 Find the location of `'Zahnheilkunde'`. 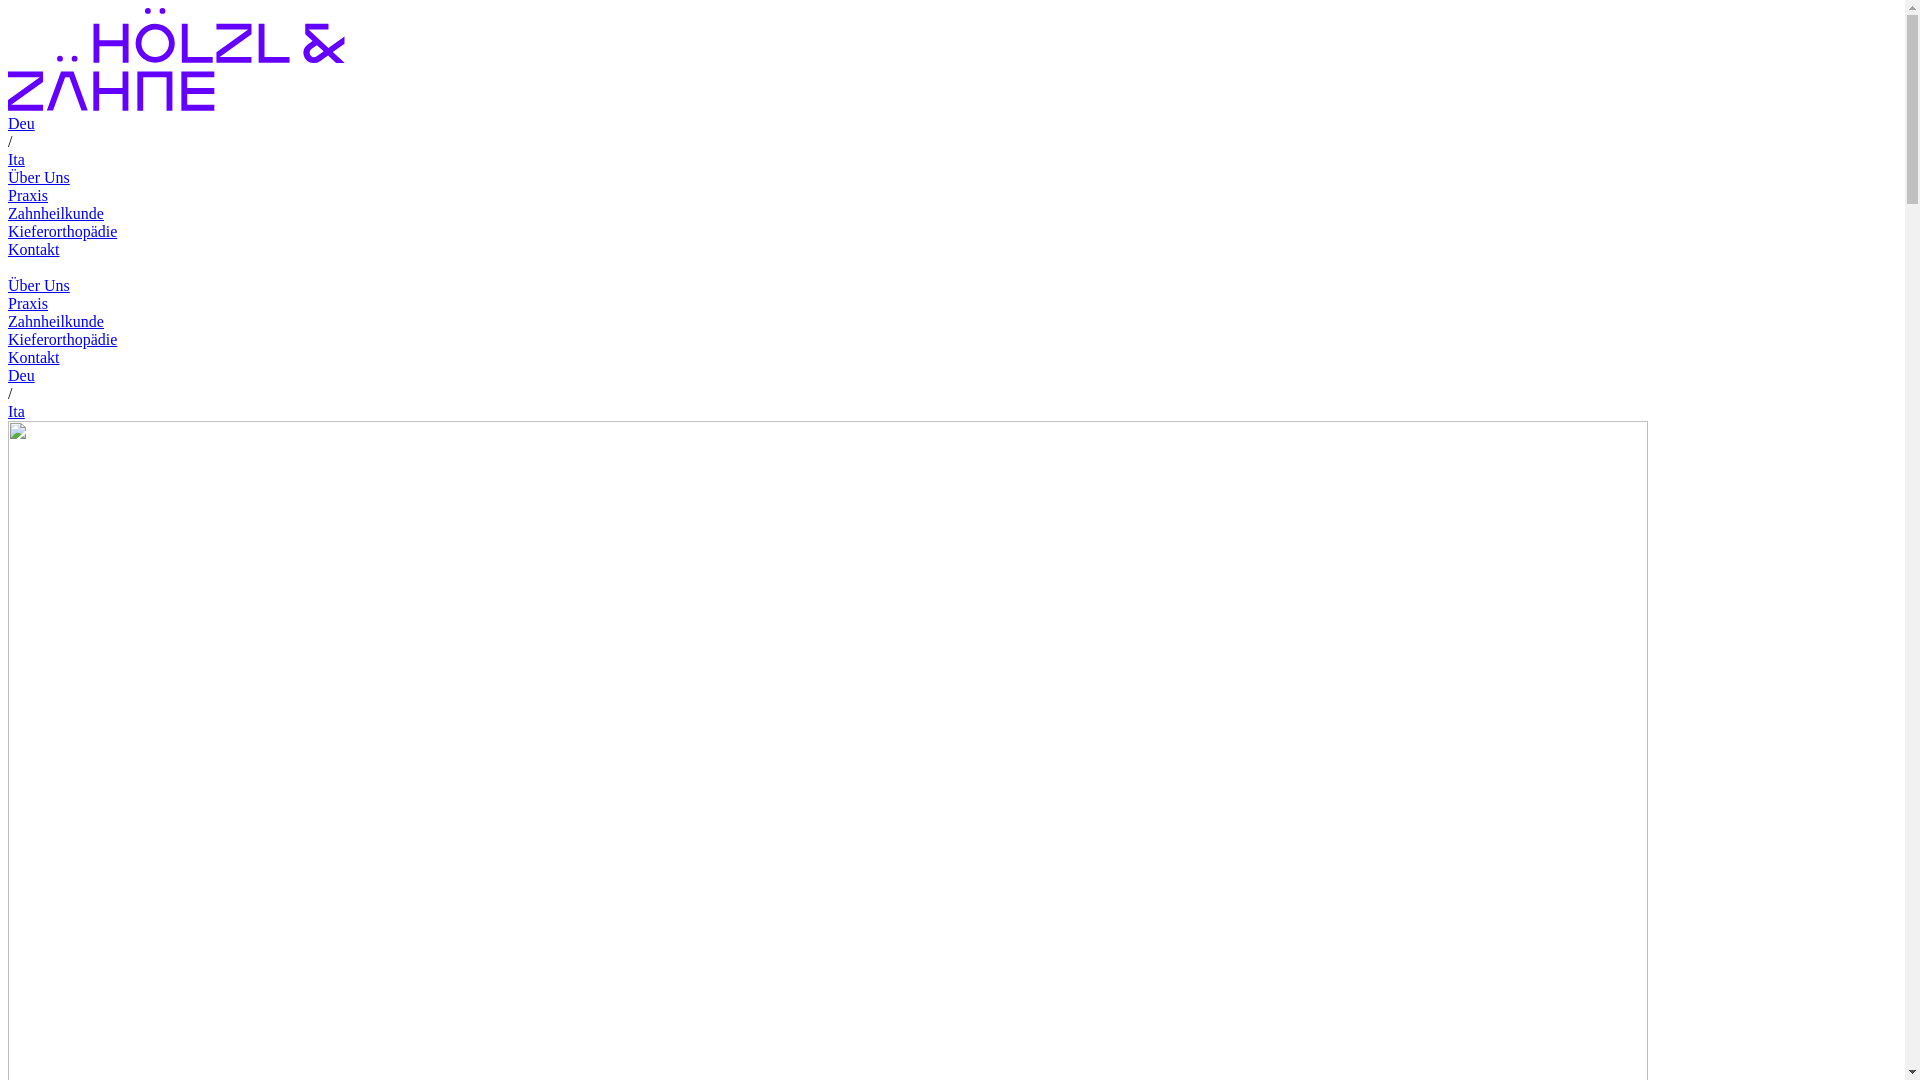

'Zahnheilkunde' is located at coordinates (56, 213).